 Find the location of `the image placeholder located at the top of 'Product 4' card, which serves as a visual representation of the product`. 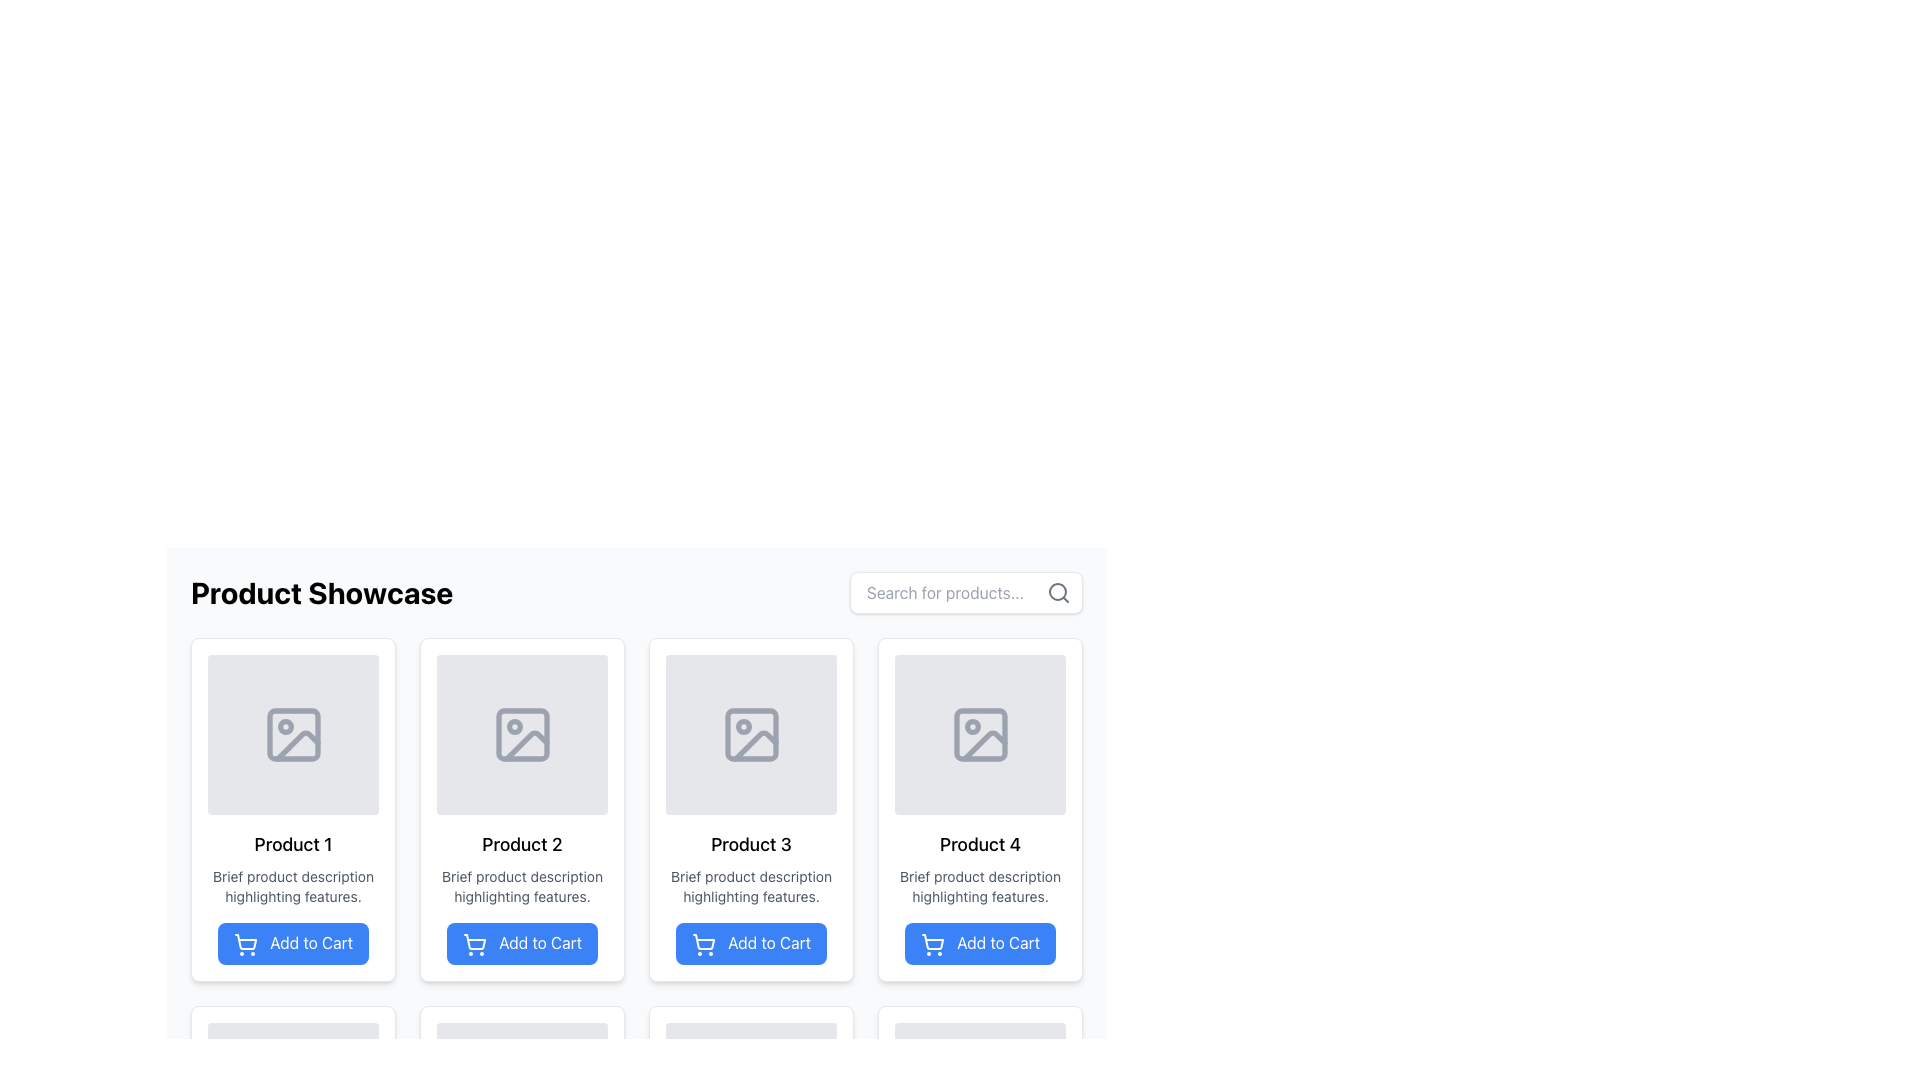

the image placeholder located at the top of 'Product 4' card, which serves as a visual representation of the product is located at coordinates (980, 735).